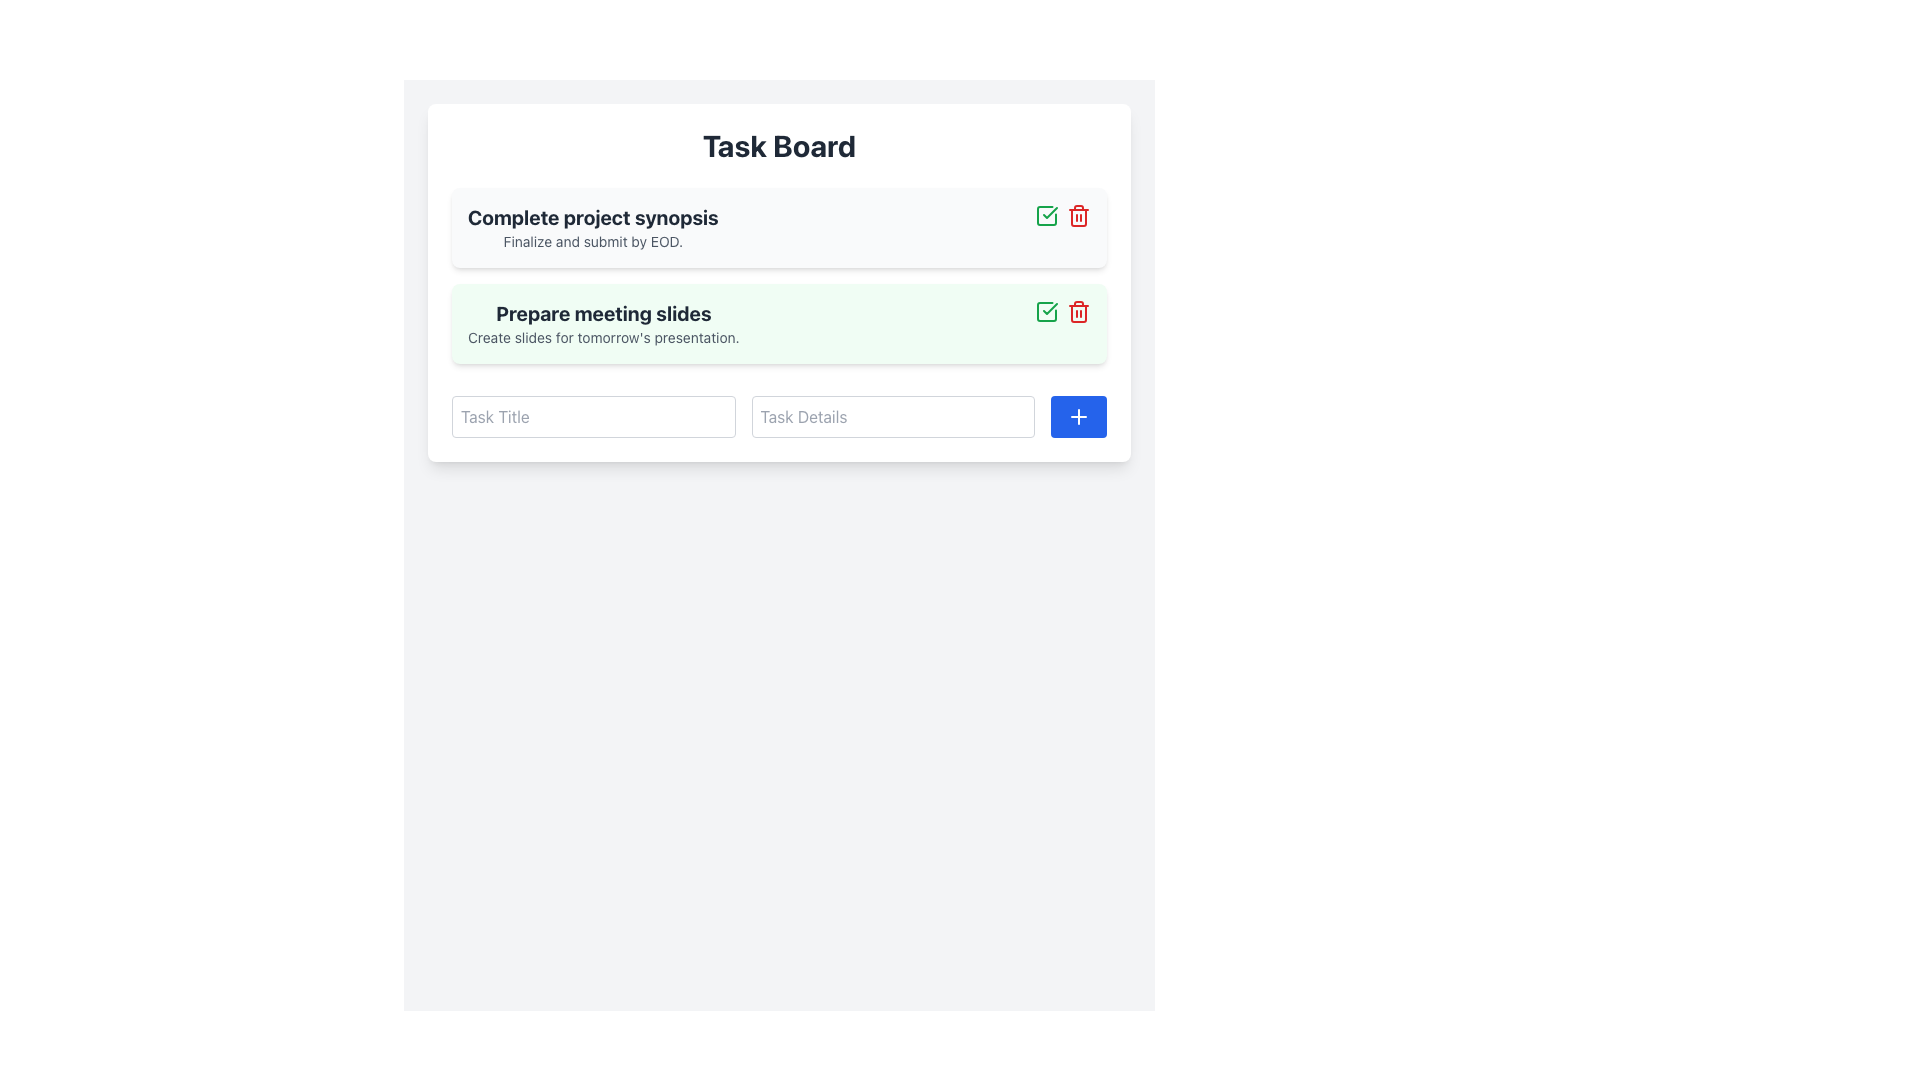 The height and width of the screenshot is (1080, 1920). Describe the element at coordinates (1049, 308) in the screenshot. I see `the checkmark icon that marks the task 'Prepare meeting slides' as complete in the task board interface` at that location.